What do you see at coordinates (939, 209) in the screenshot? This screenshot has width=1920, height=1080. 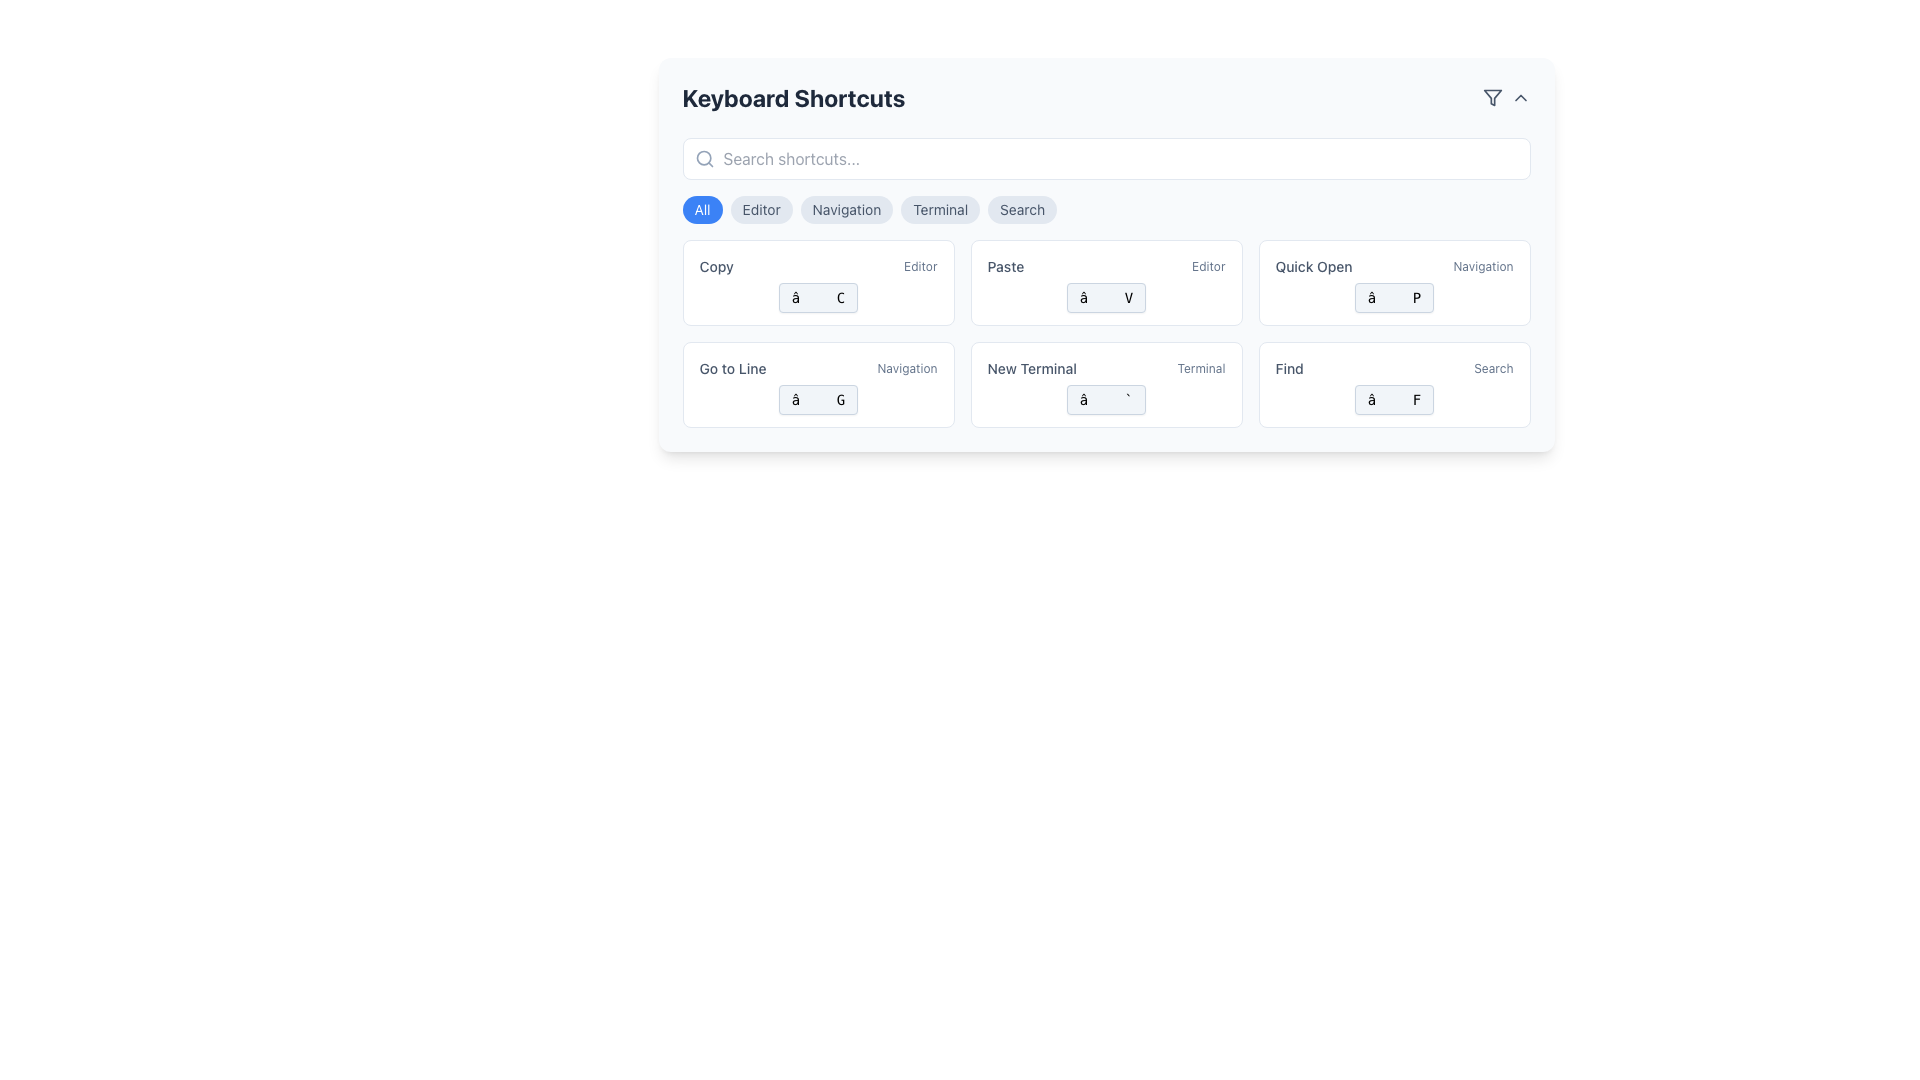 I see `the 'Terminal' button, which is the fourth button in the horizontal group of five buttons in the 'Keyboard Shortcuts' panel` at bounding box center [939, 209].